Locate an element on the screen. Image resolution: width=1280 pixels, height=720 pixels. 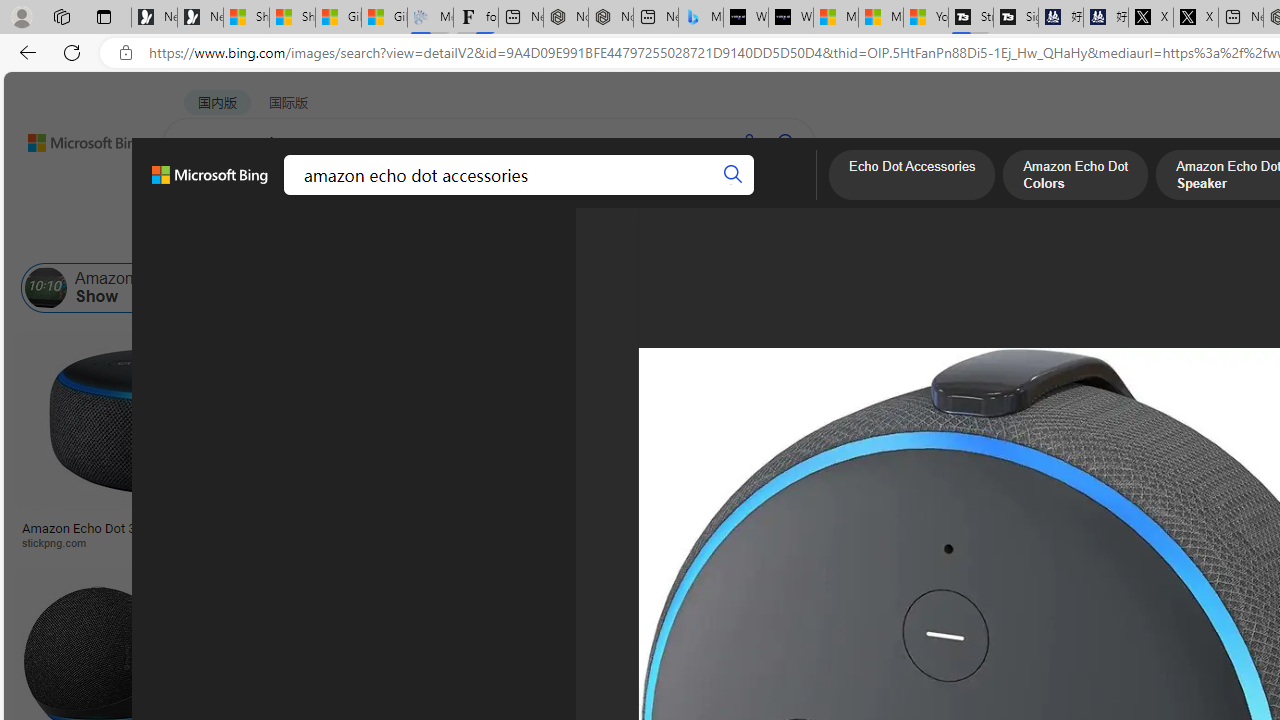
'Amazon Echo Show' is located at coordinates (107, 288).